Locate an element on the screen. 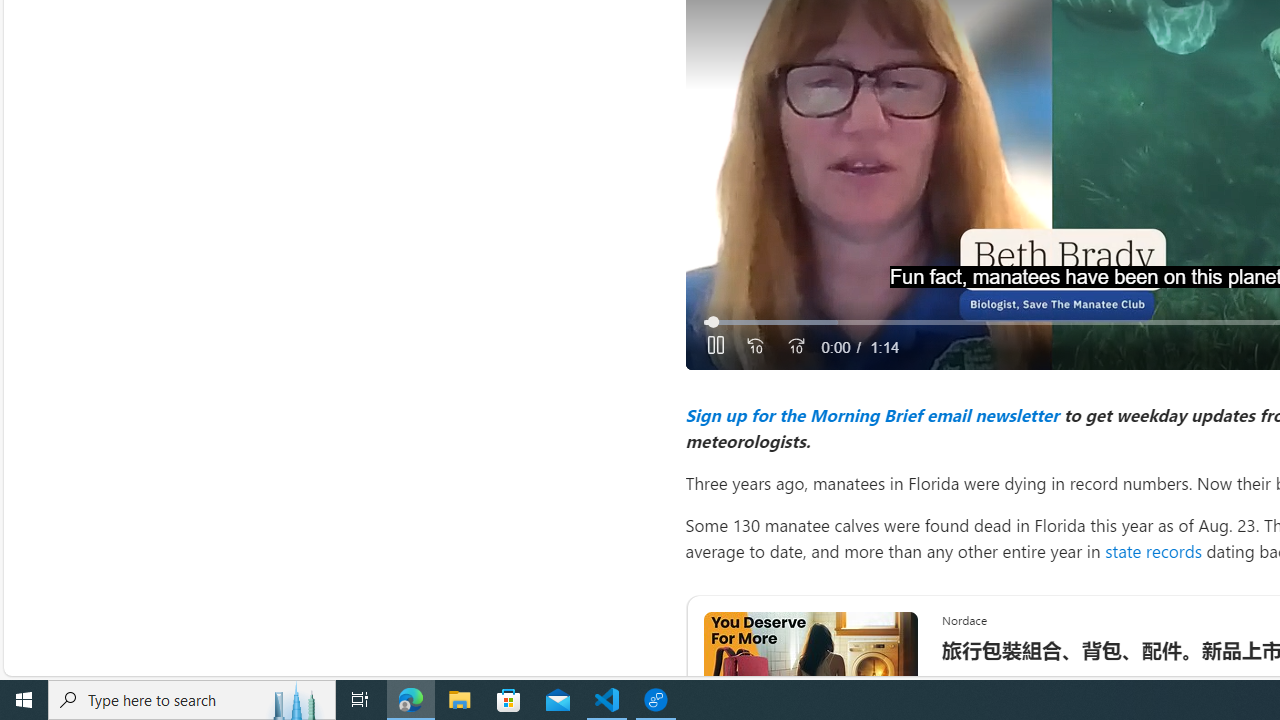  'Seek Back' is located at coordinates (754, 346).